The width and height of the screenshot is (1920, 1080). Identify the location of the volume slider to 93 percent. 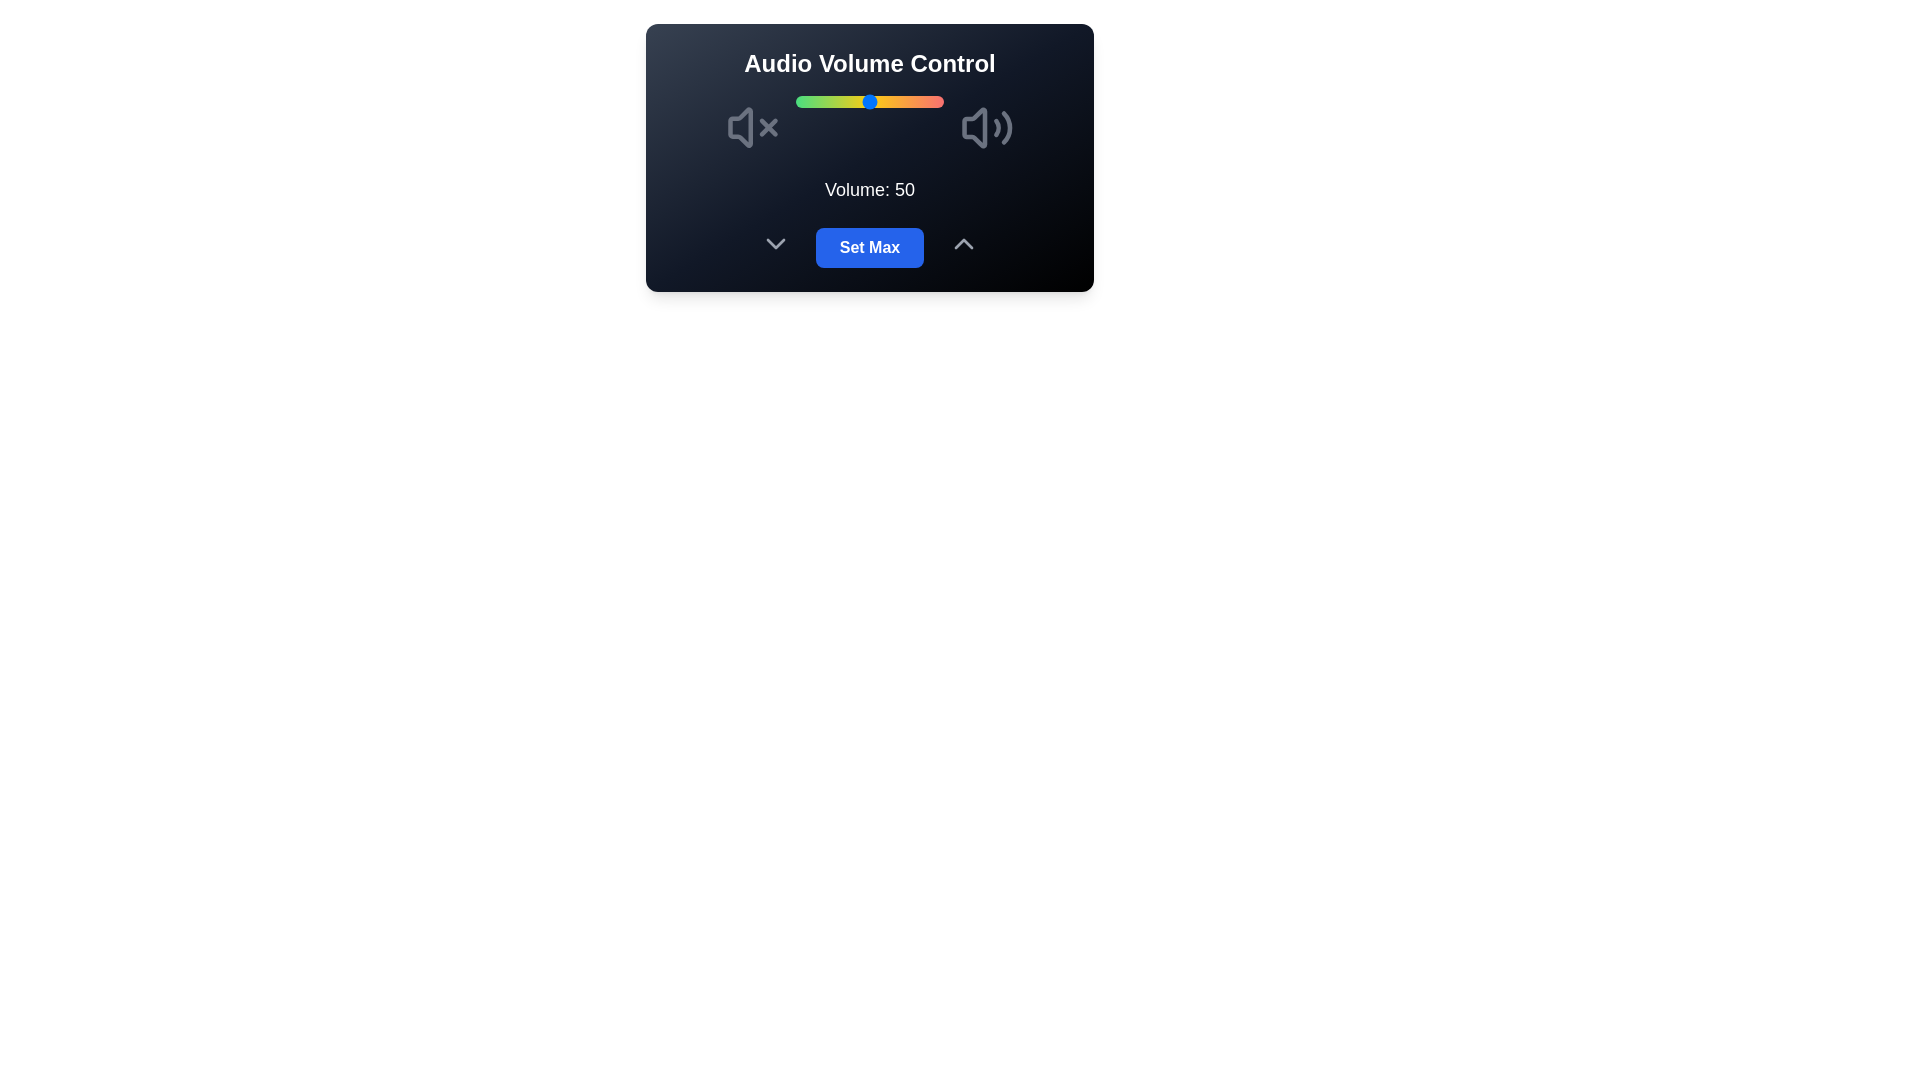
(932, 101).